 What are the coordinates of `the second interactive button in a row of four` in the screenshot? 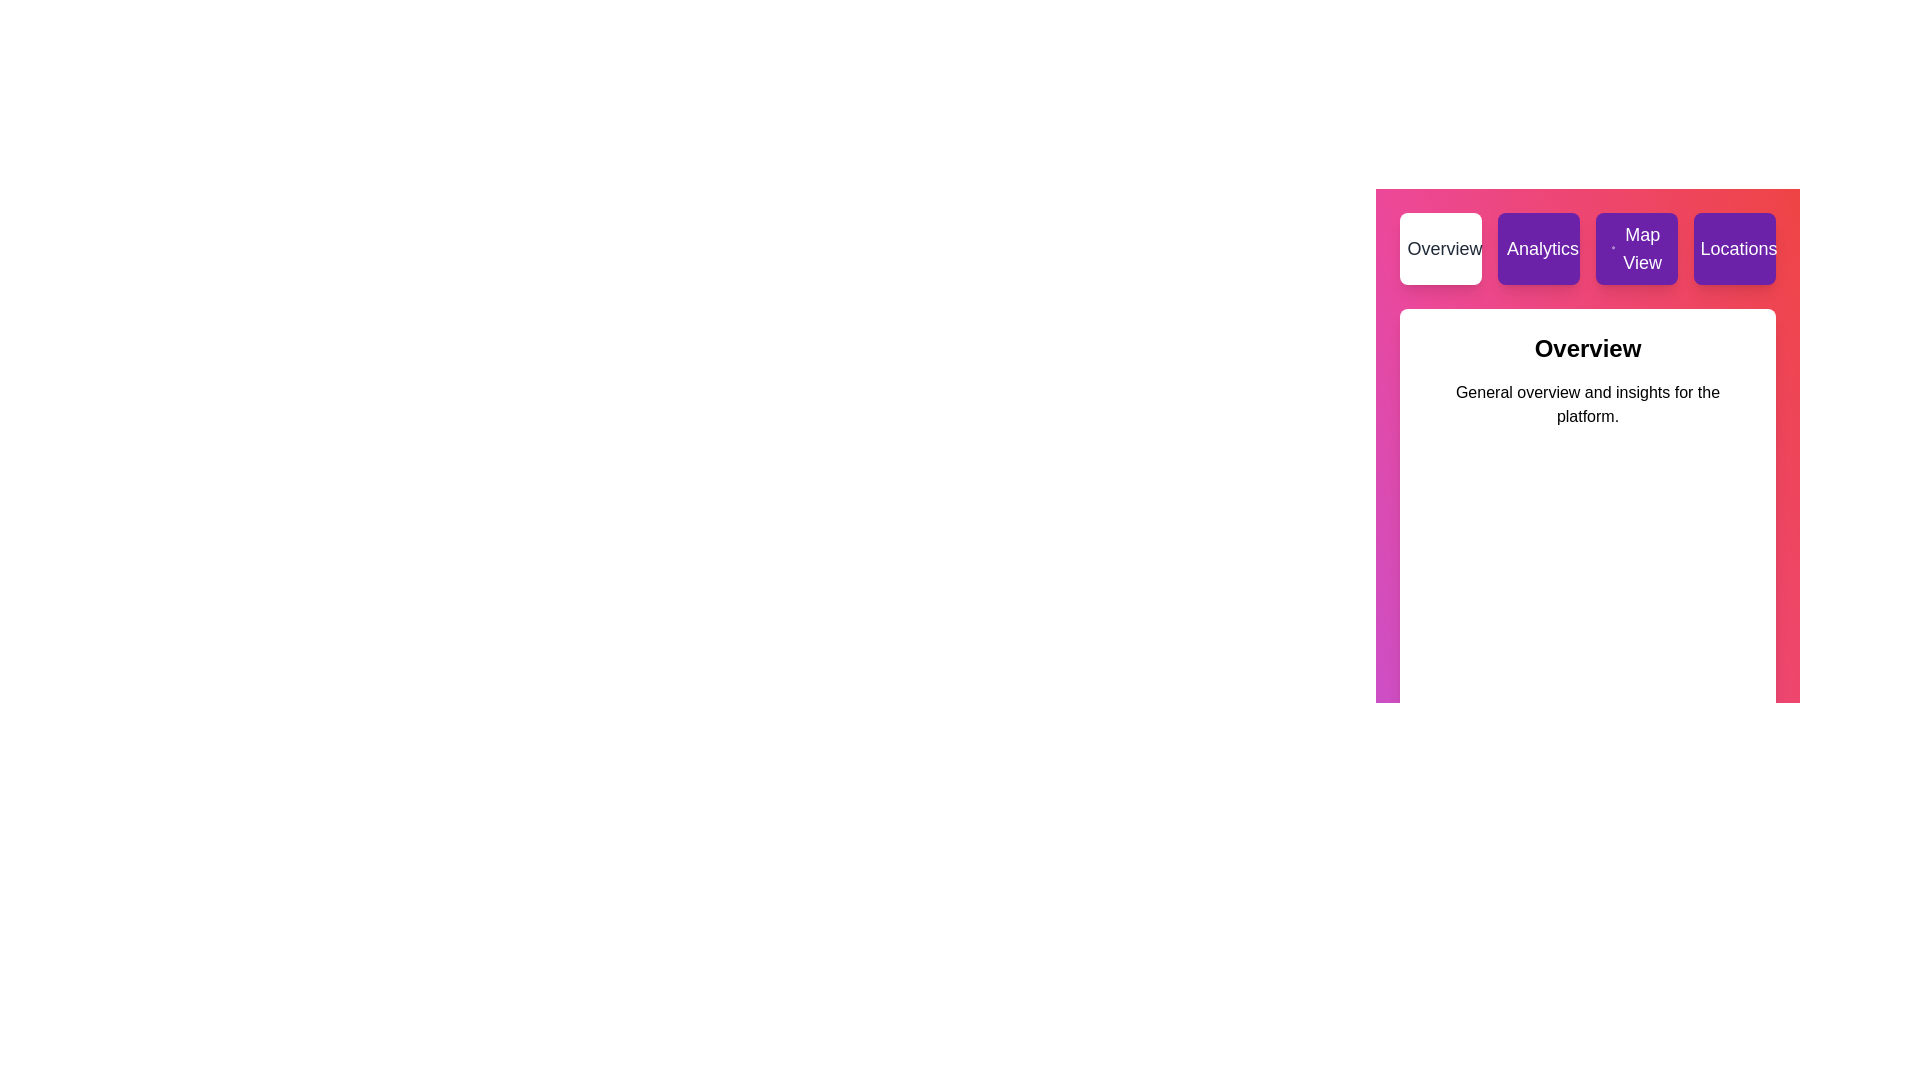 It's located at (1538, 248).